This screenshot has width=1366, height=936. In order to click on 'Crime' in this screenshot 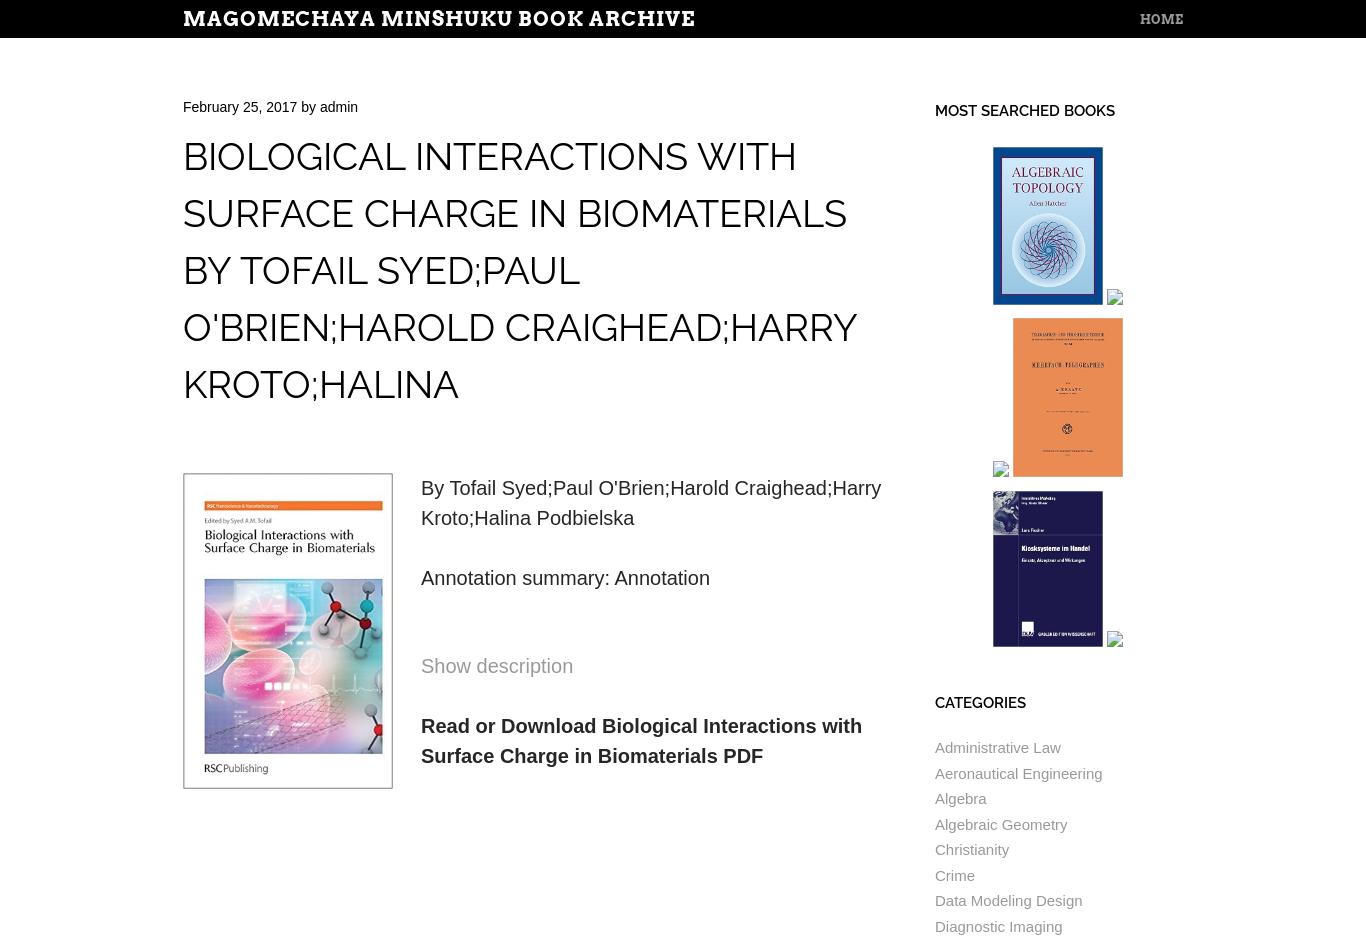, I will do `click(954, 873)`.